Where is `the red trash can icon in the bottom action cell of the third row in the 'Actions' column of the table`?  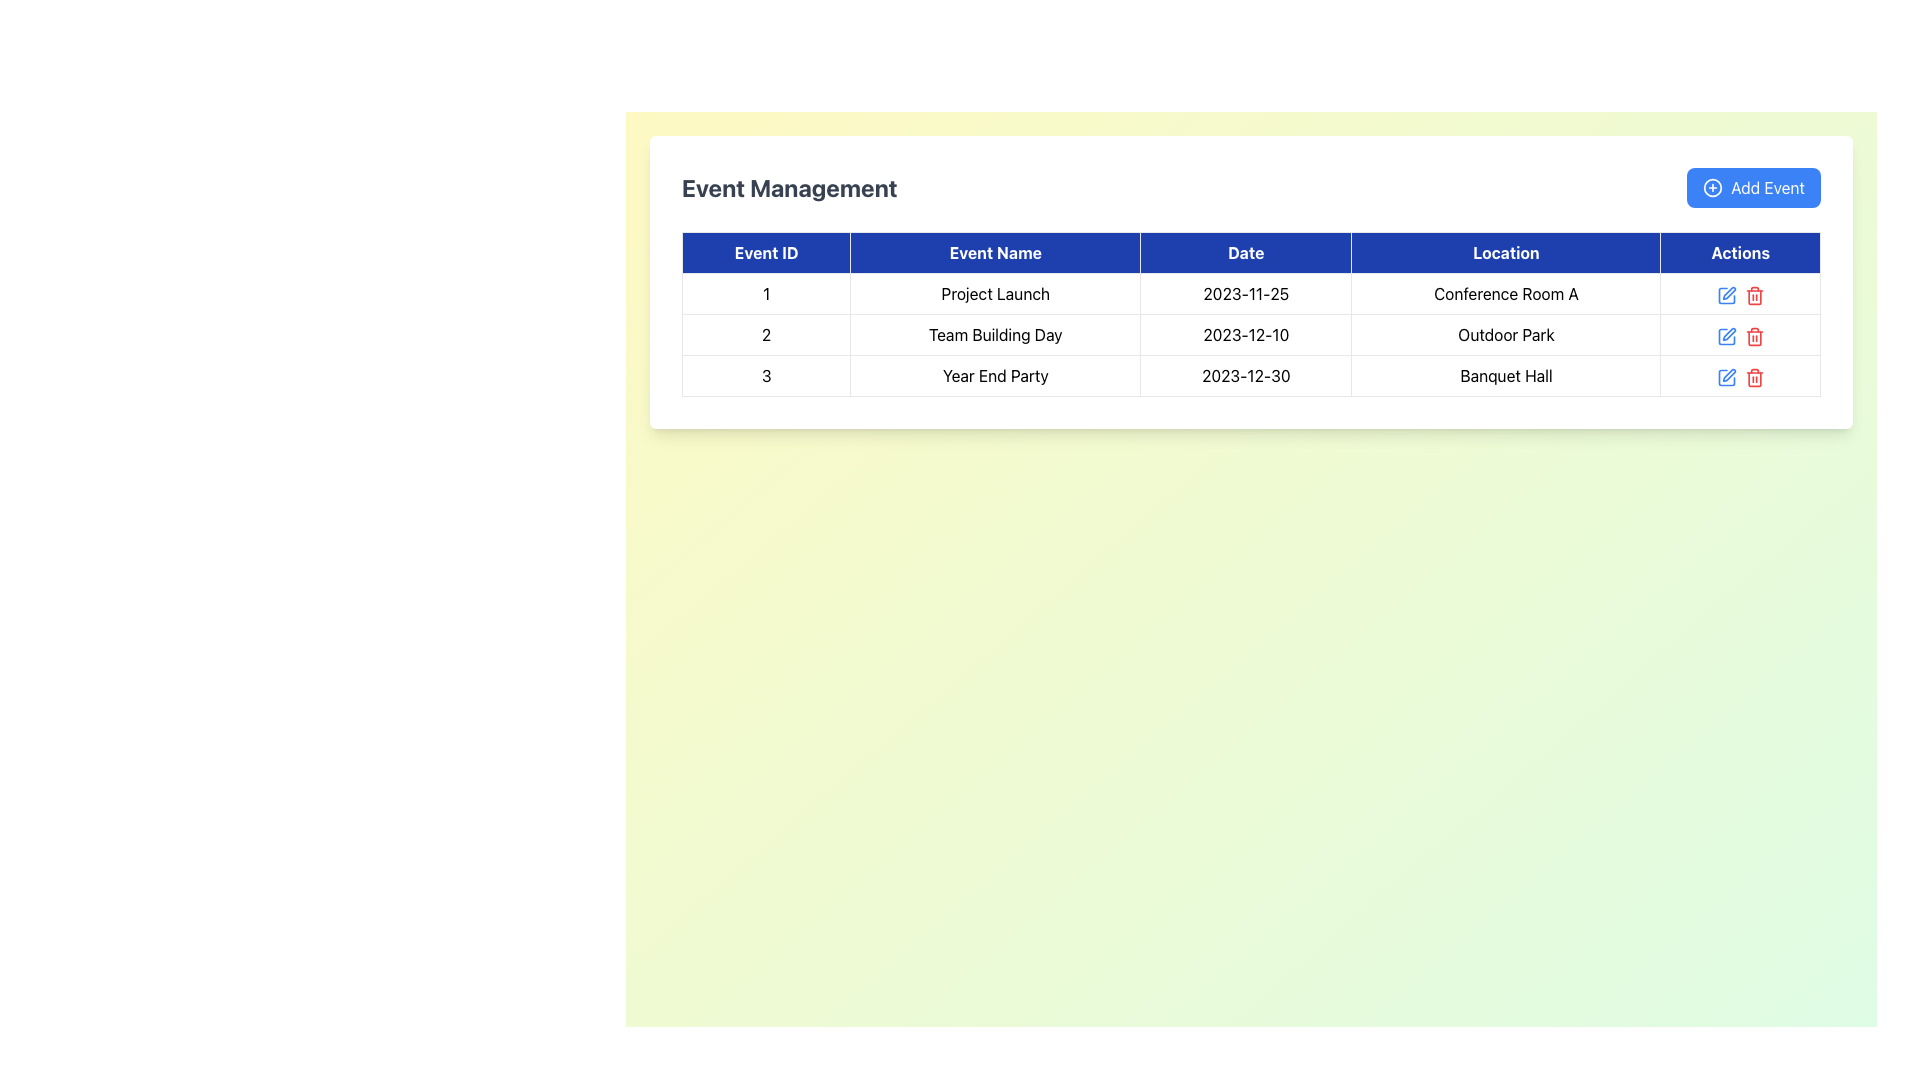
the red trash can icon in the bottom action cell of the third row in the 'Actions' column of the table is located at coordinates (1753, 335).